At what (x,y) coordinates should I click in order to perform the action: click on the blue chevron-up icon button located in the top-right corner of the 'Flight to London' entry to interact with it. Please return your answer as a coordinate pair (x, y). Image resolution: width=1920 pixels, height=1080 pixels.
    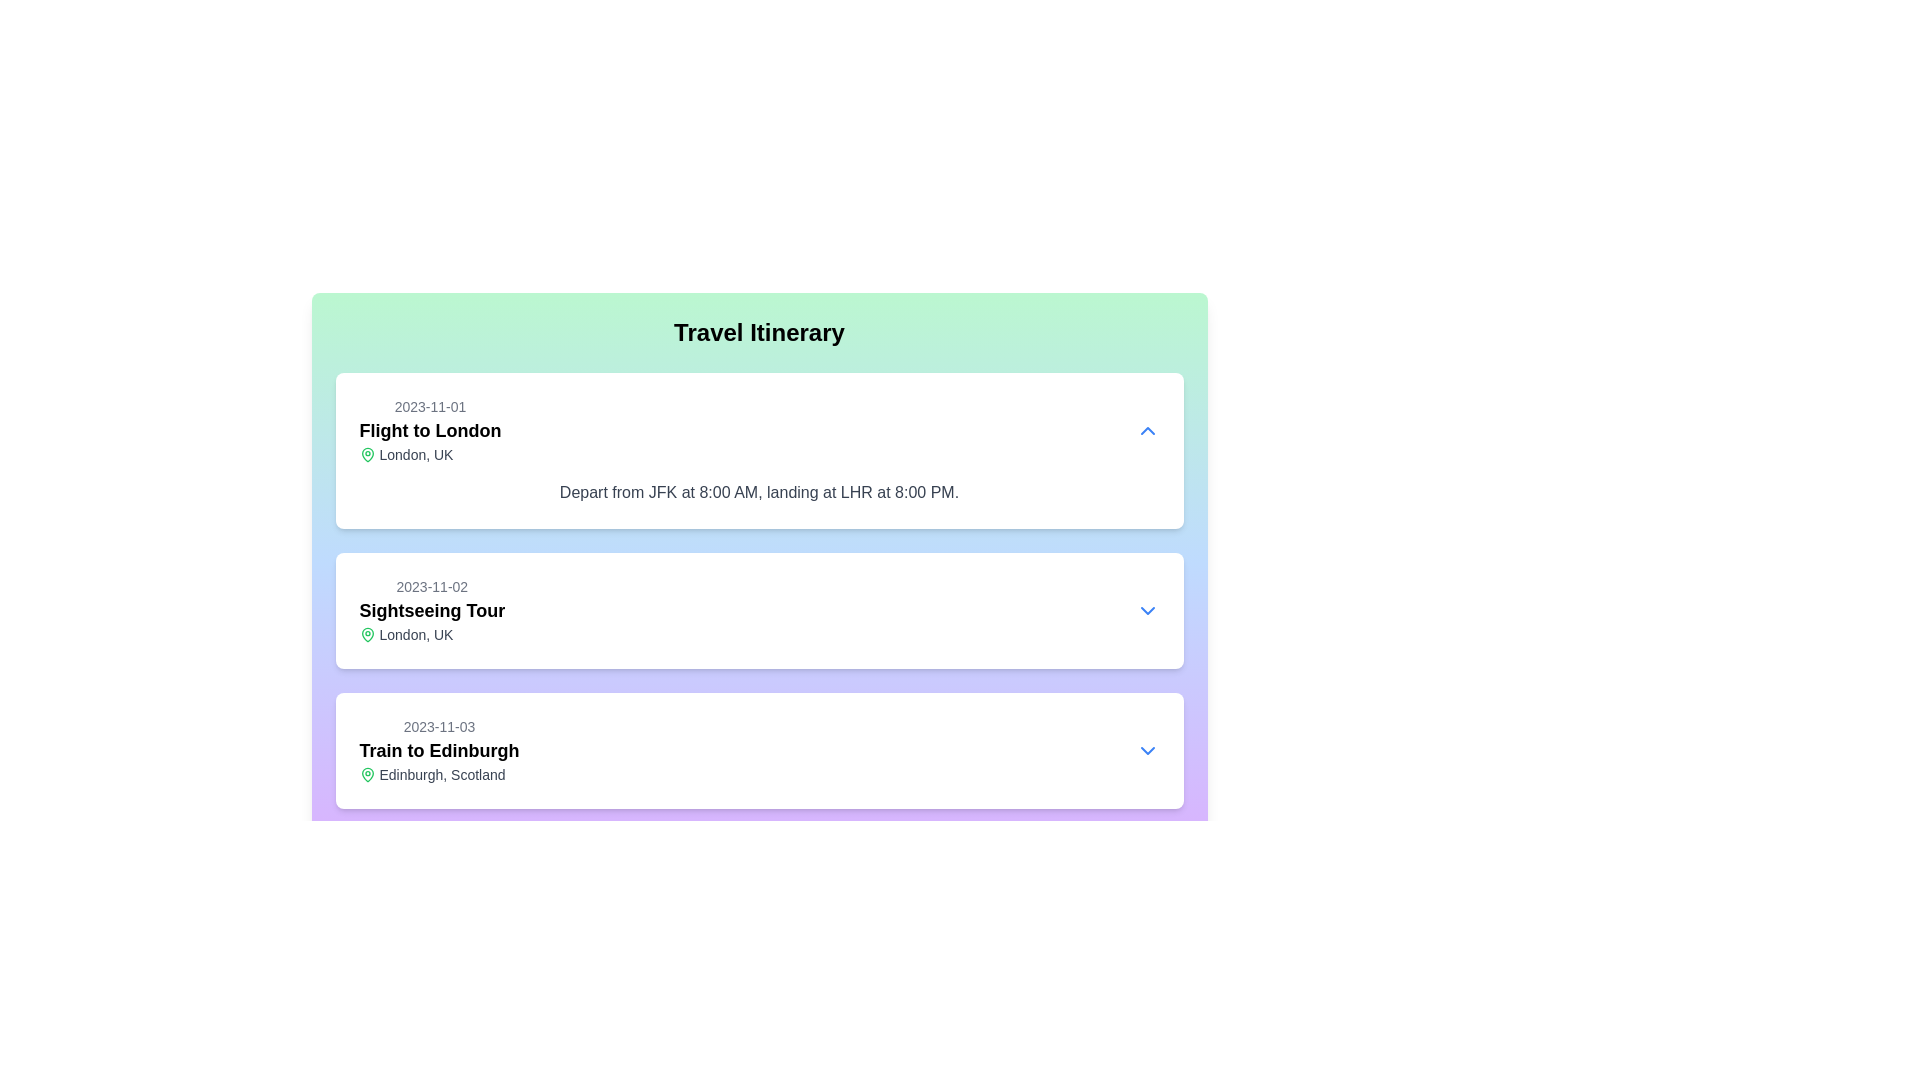
    Looking at the image, I should click on (1147, 430).